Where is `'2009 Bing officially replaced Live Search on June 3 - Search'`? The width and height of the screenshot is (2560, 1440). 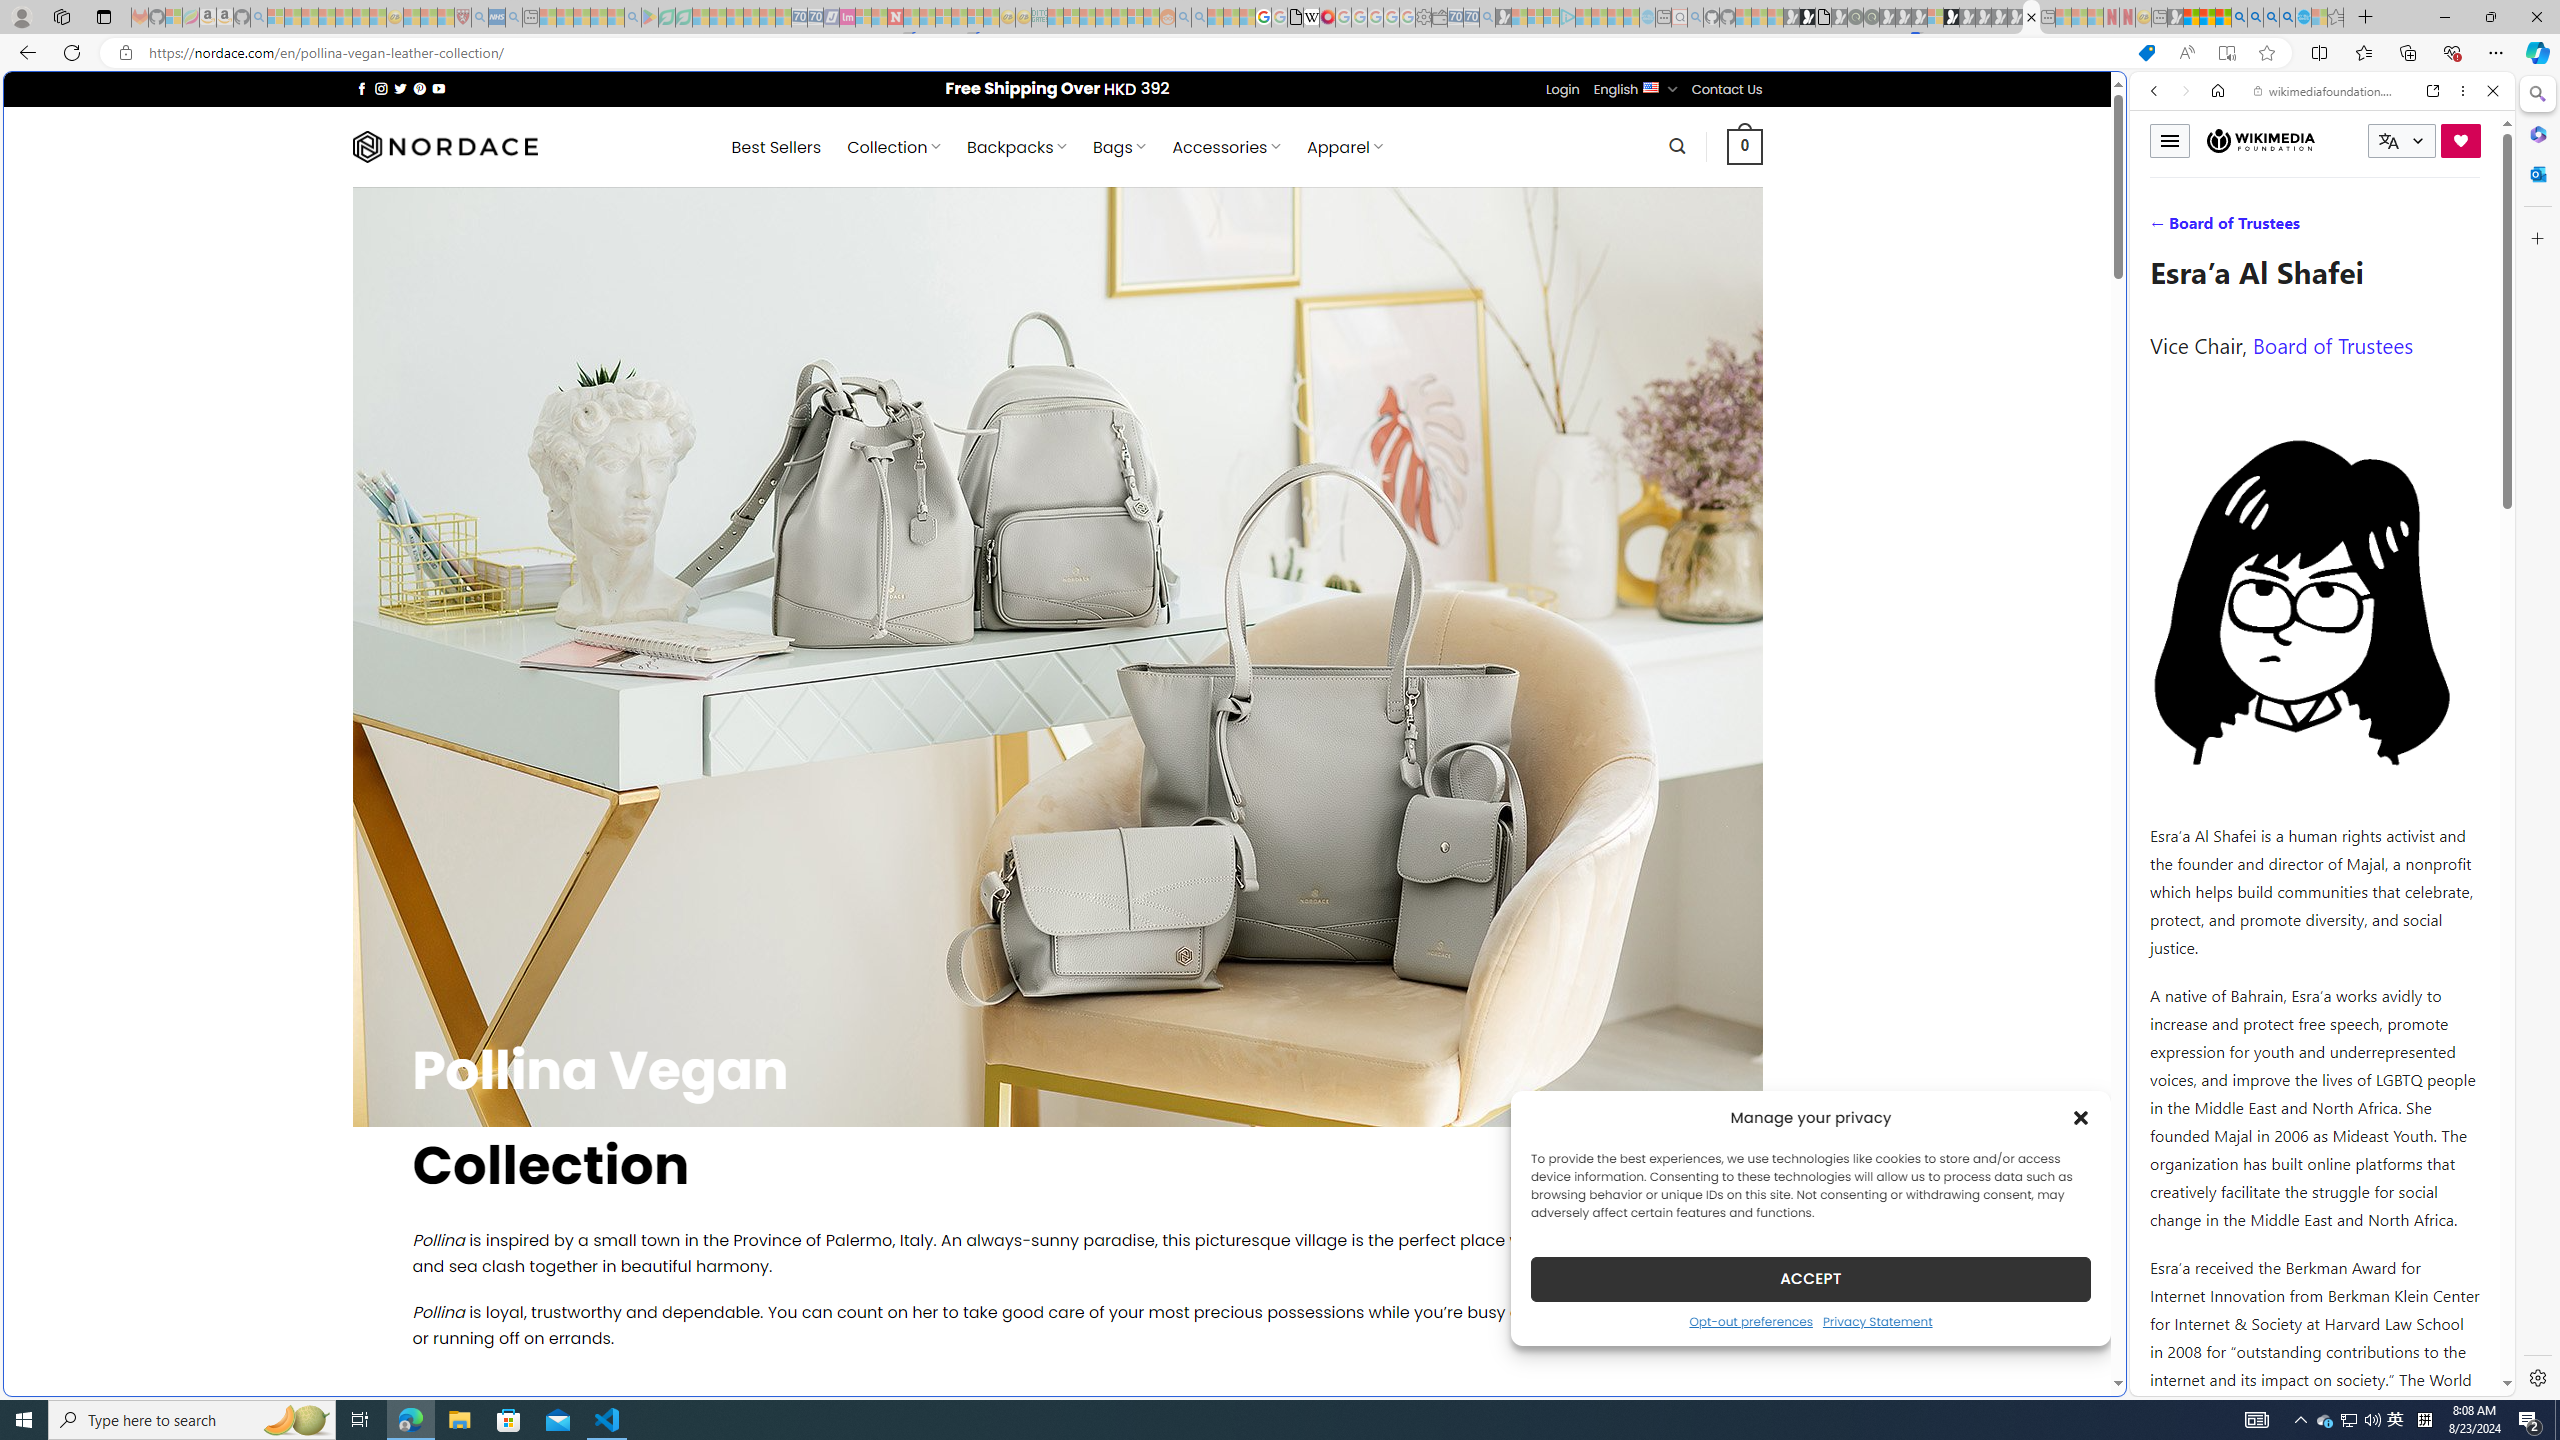 '2009 Bing officially replaced Live Search on June 3 - Search' is located at coordinates (2255, 16).